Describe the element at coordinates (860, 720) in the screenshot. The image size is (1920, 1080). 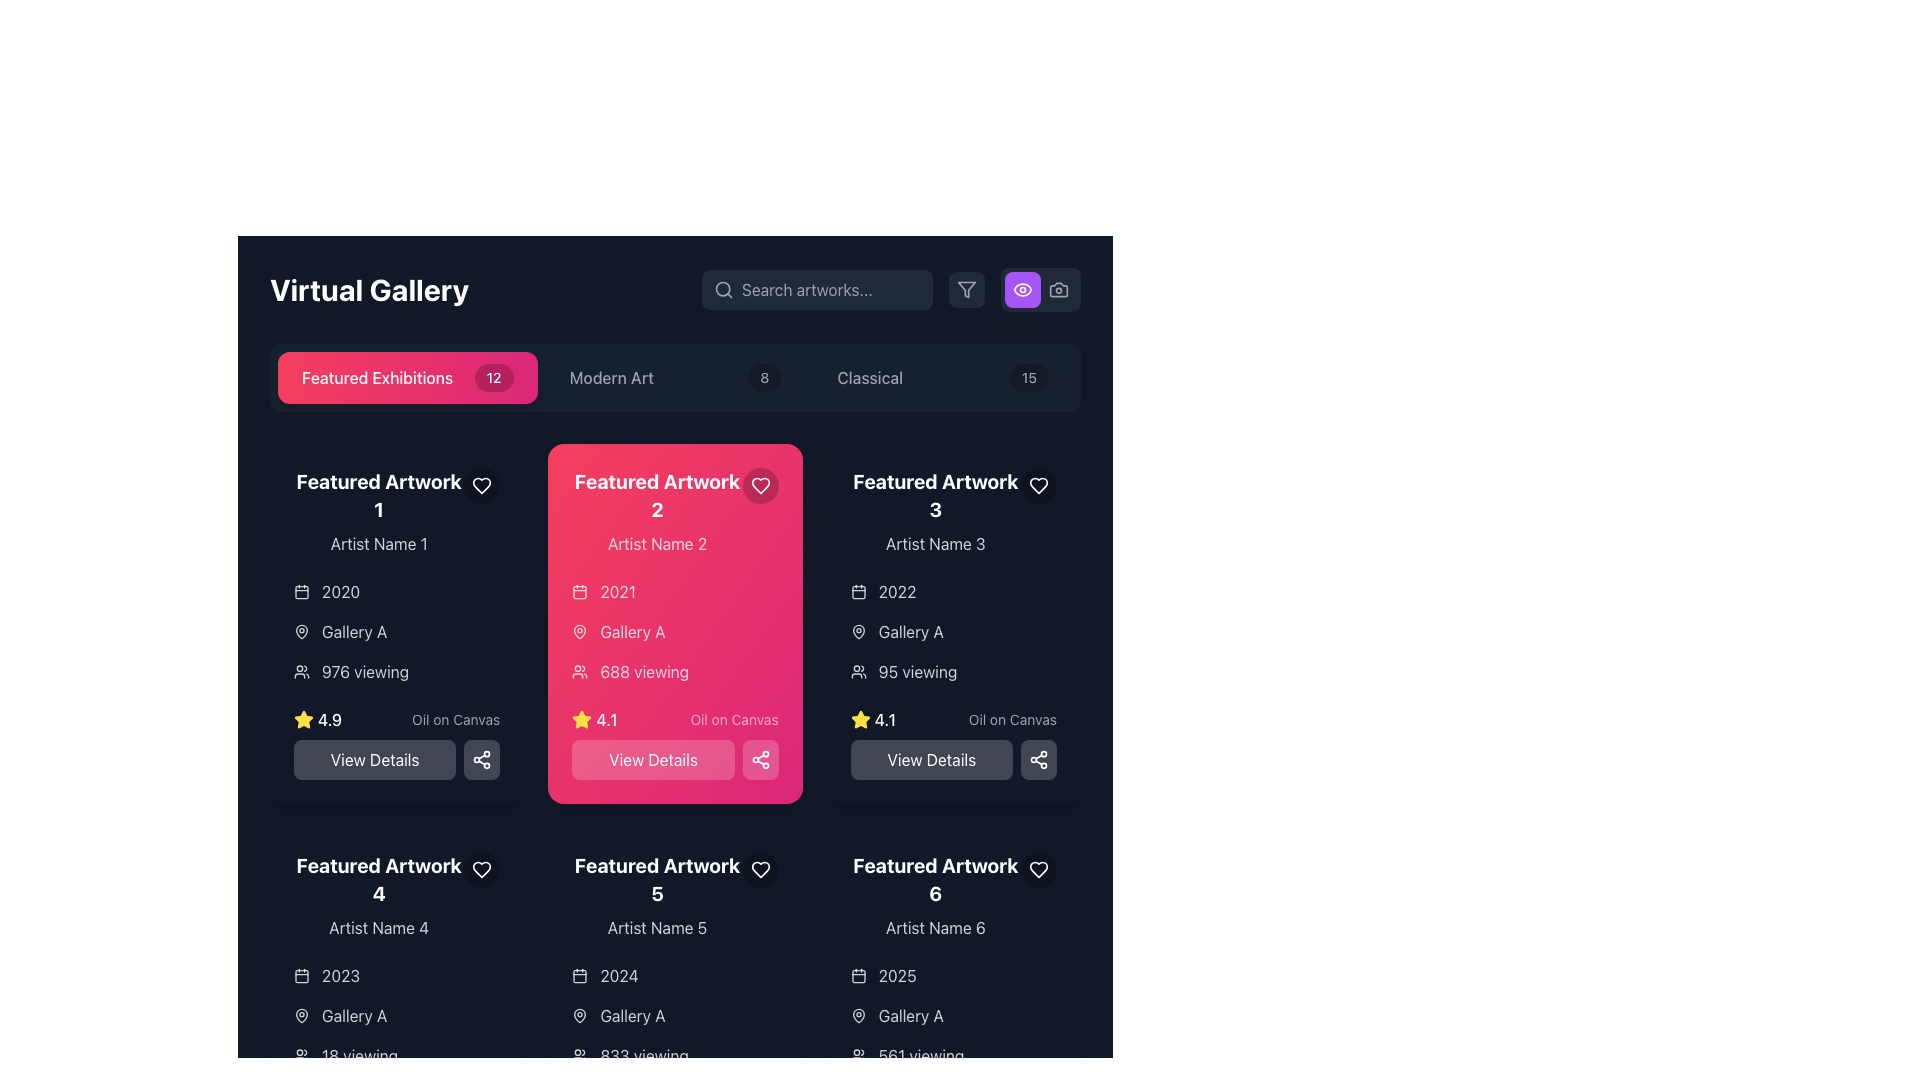
I see `the yellow star icon with five points, which indicates a '4.1' rating and is located in the lower section of the card labeled 'Featured Artwork 2.'` at that location.